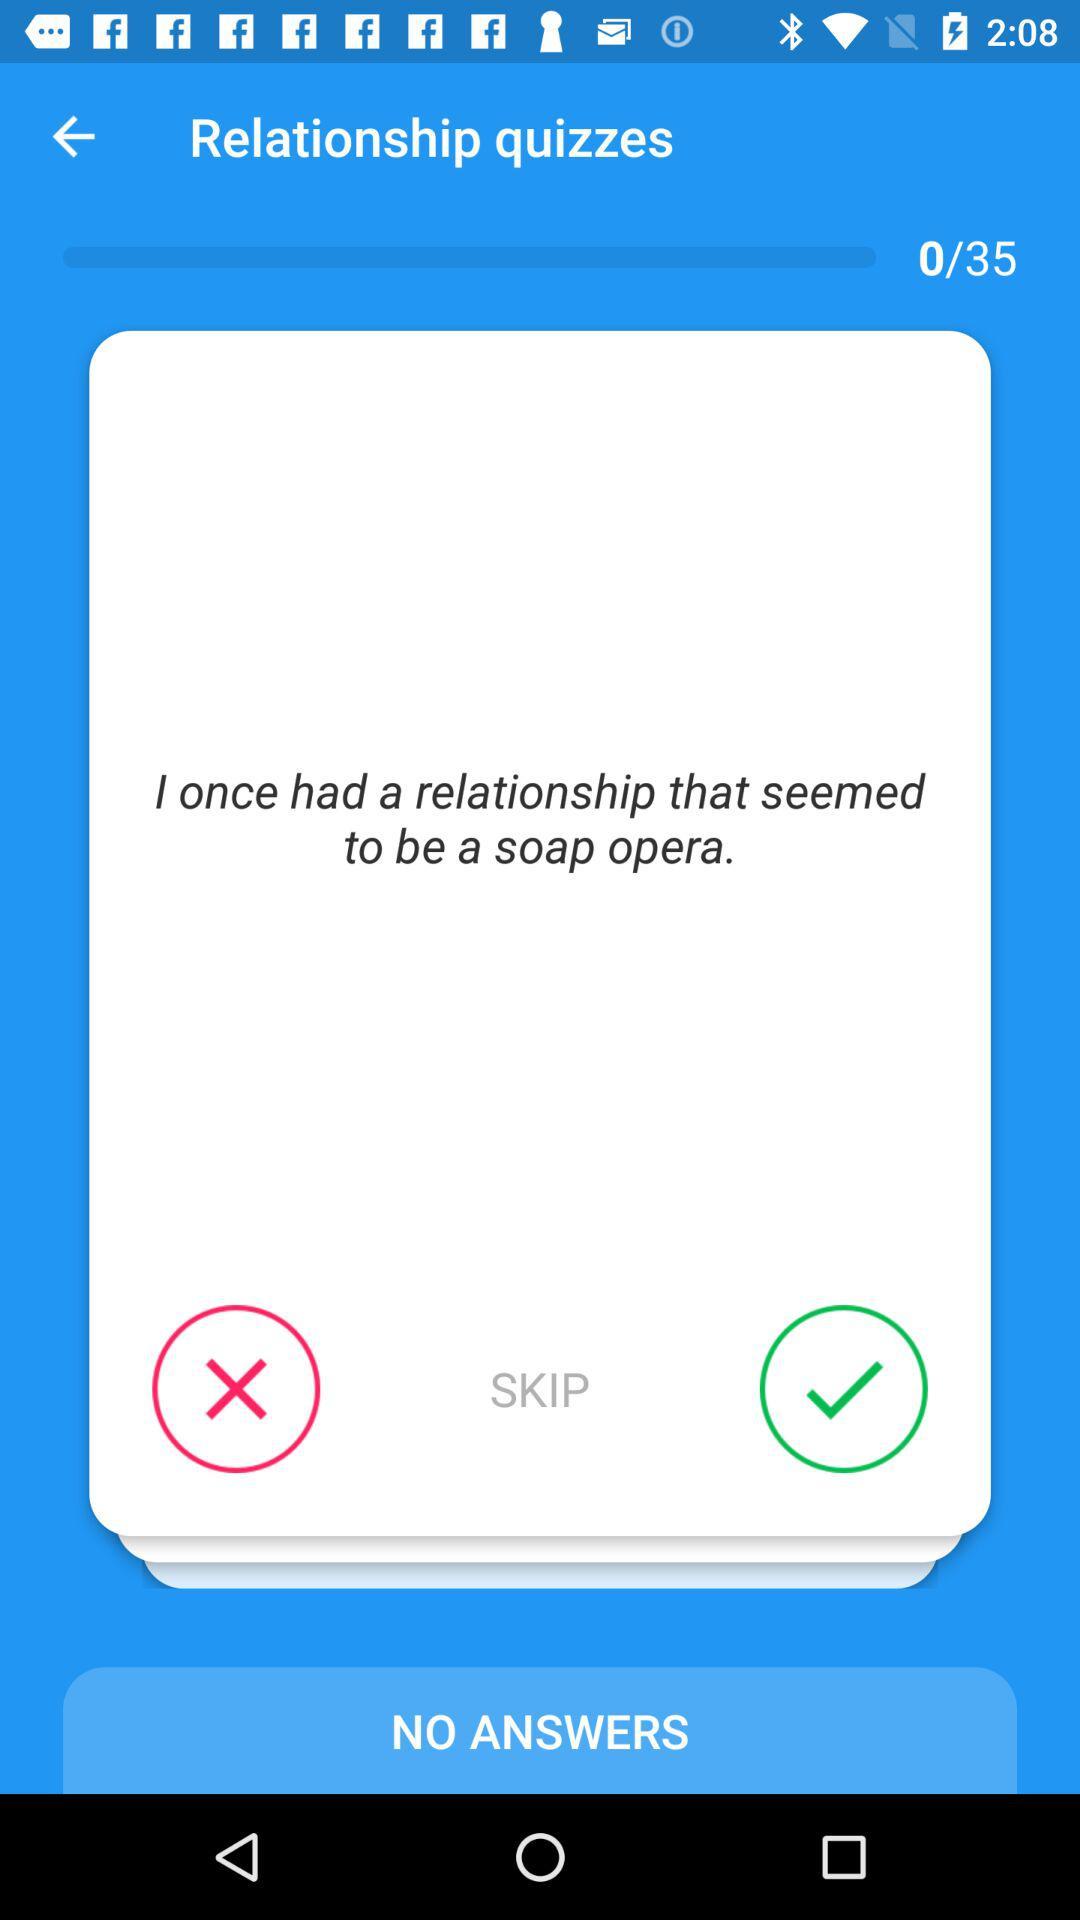 Image resolution: width=1080 pixels, height=1920 pixels. Describe the element at coordinates (261, 1414) in the screenshot. I see `the close icon` at that location.